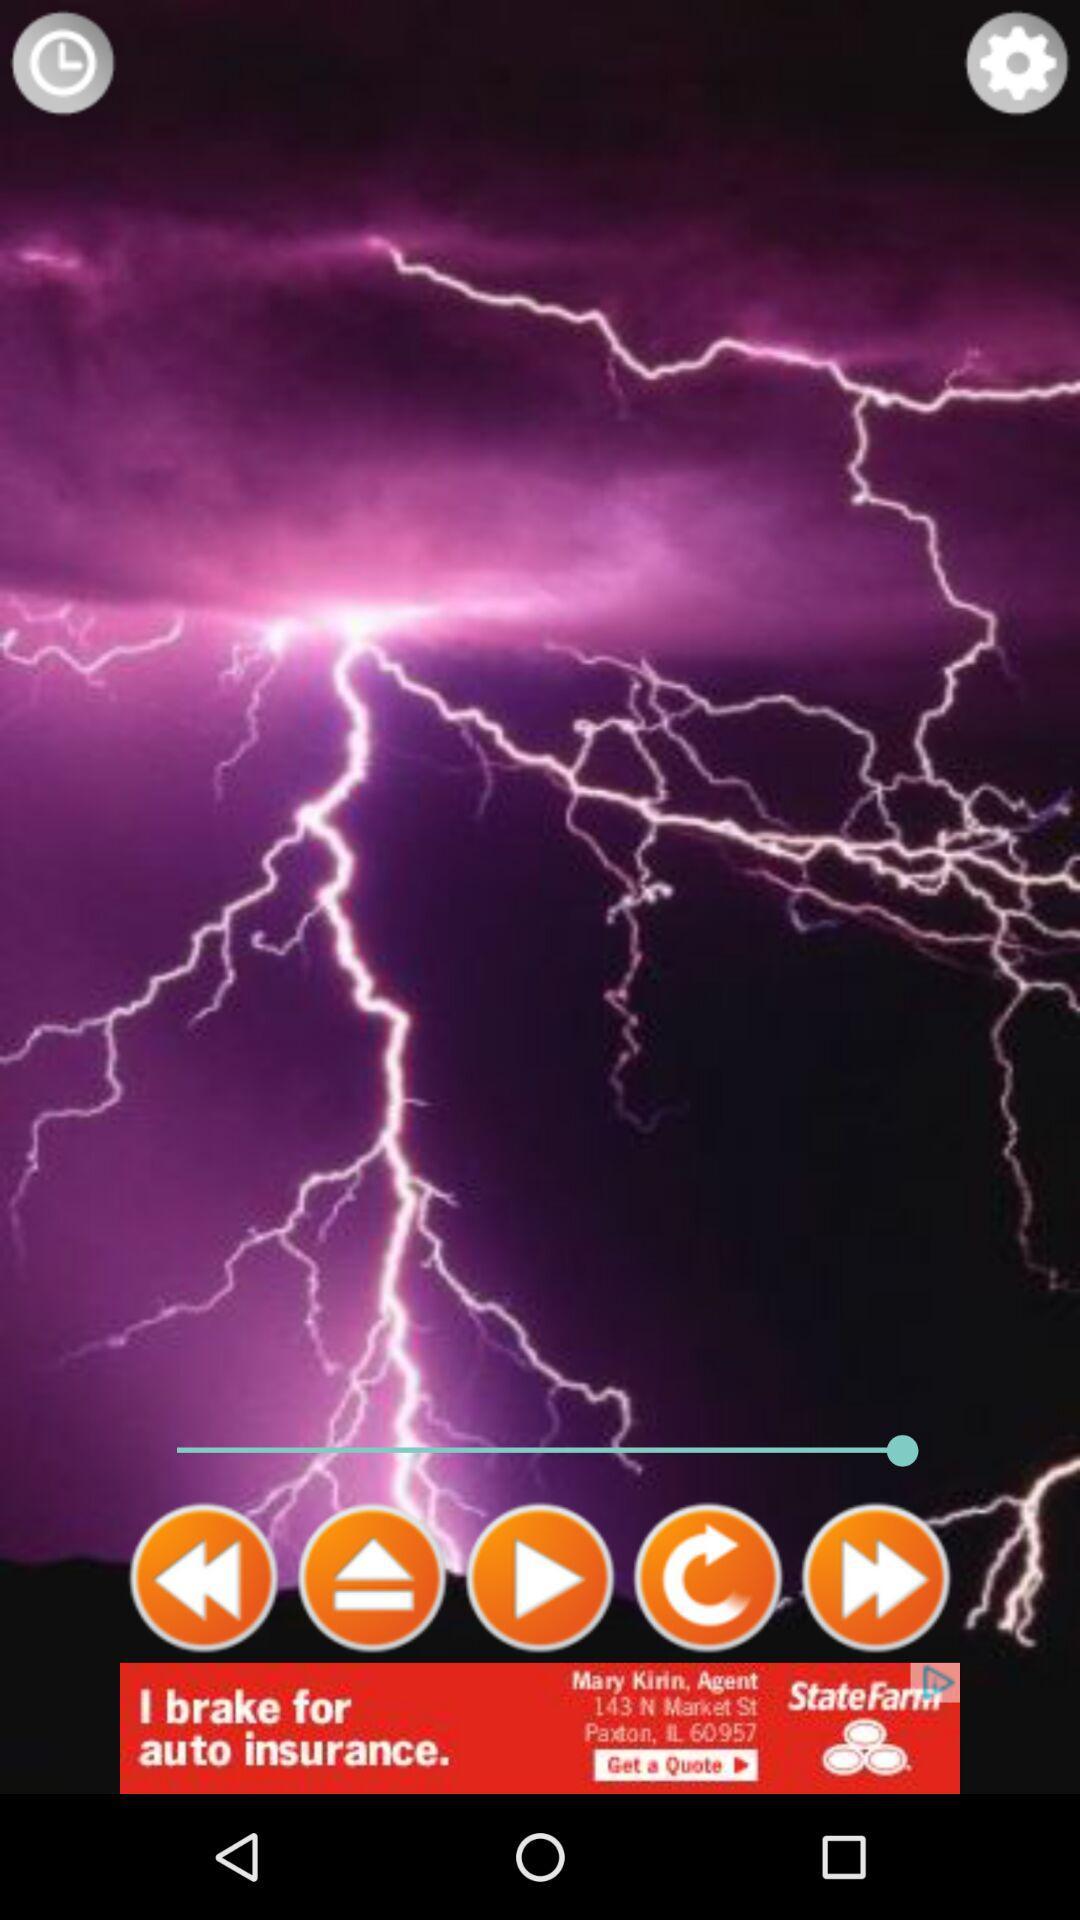 The image size is (1080, 1920). What do you see at coordinates (371, 1577) in the screenshot?
I see `stop sound` at bounding box center [371, 1577].